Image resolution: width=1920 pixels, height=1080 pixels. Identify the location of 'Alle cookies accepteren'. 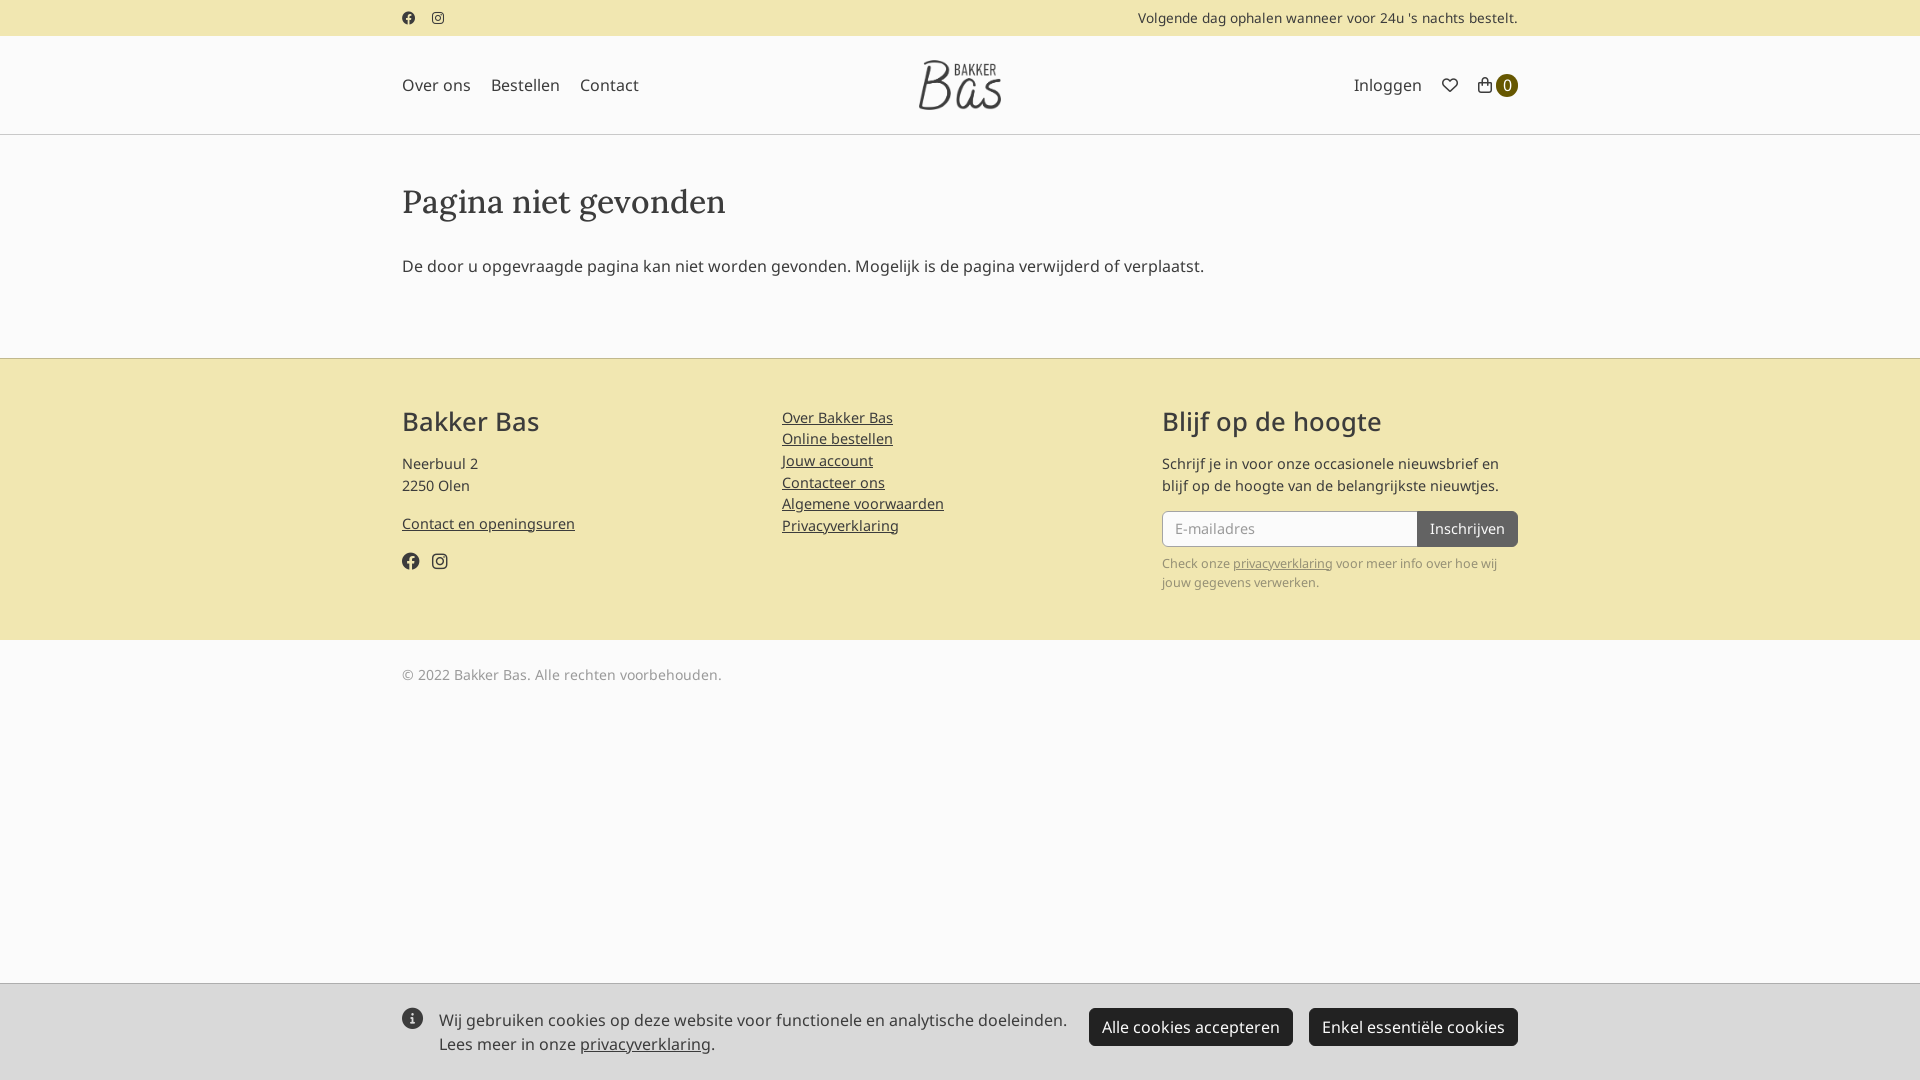
(1088, 1026).